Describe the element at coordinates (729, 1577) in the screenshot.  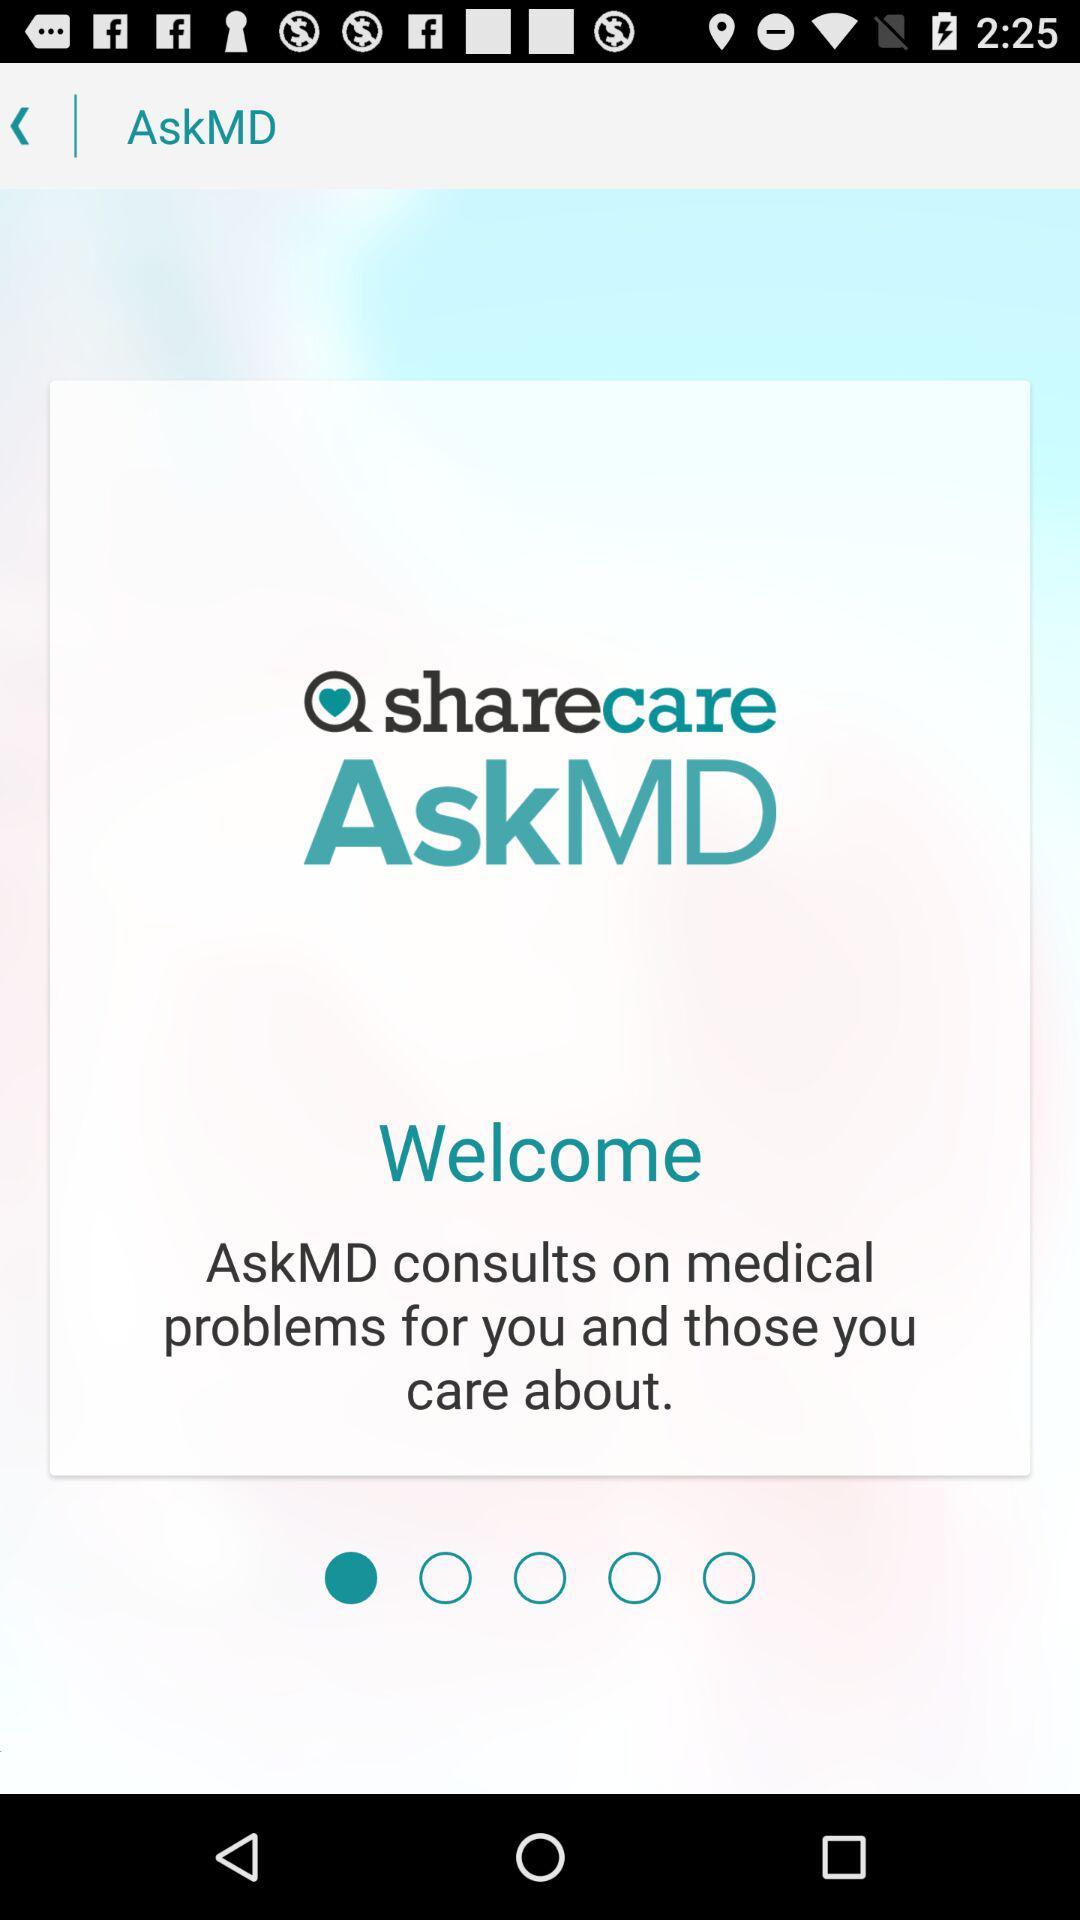
I see `the radio button at the bottom right corner` at that location.